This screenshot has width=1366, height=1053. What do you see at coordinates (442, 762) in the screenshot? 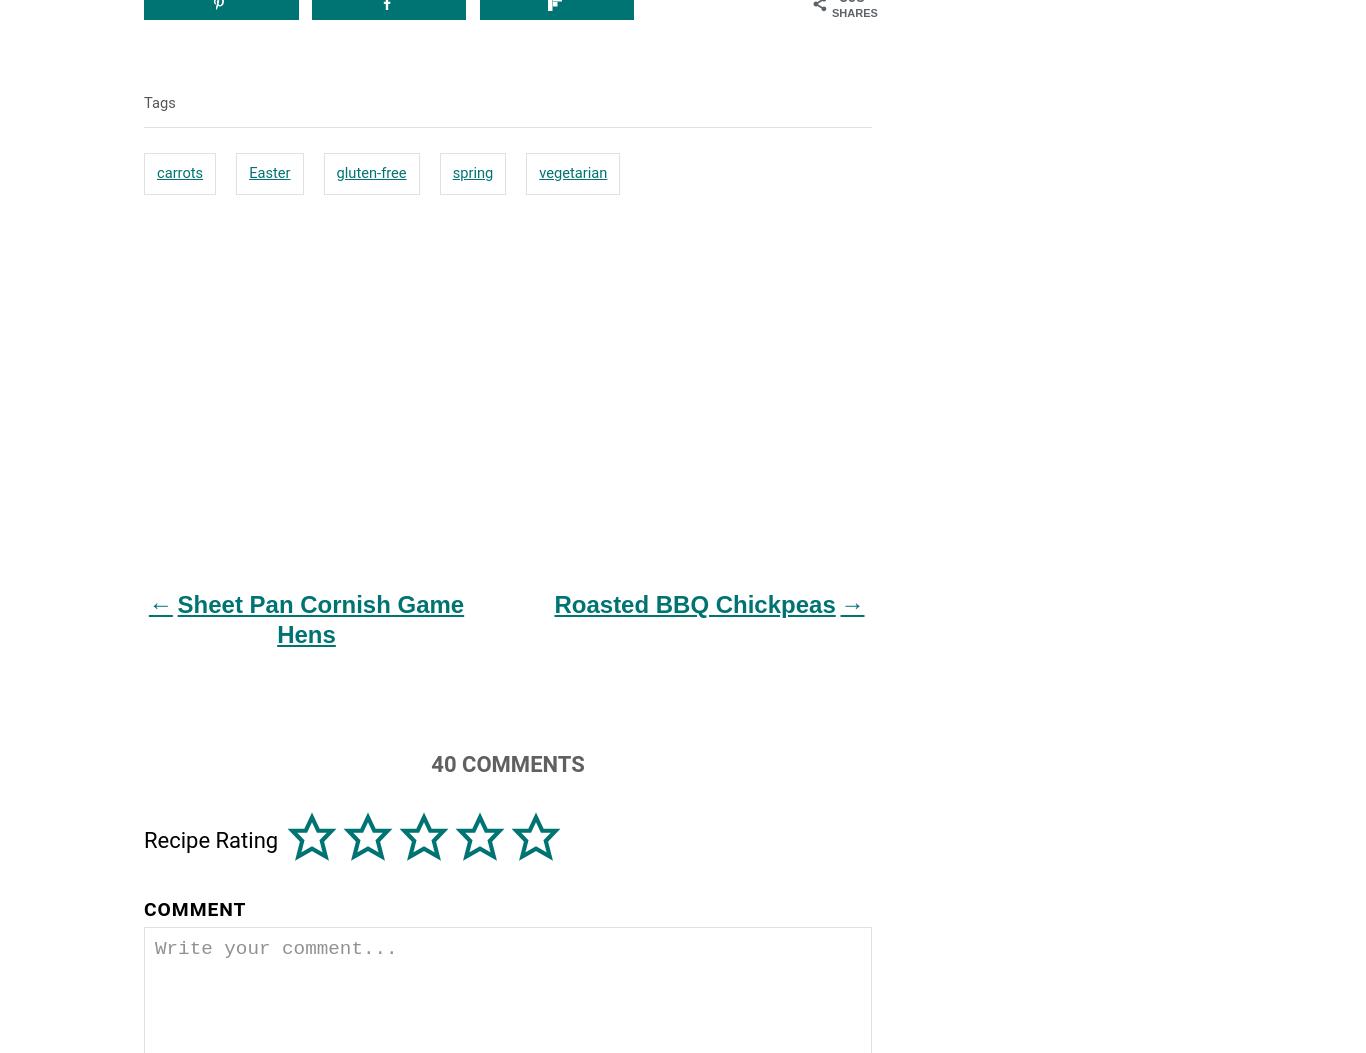
I see `'40'` at bounding box center [442, 762].